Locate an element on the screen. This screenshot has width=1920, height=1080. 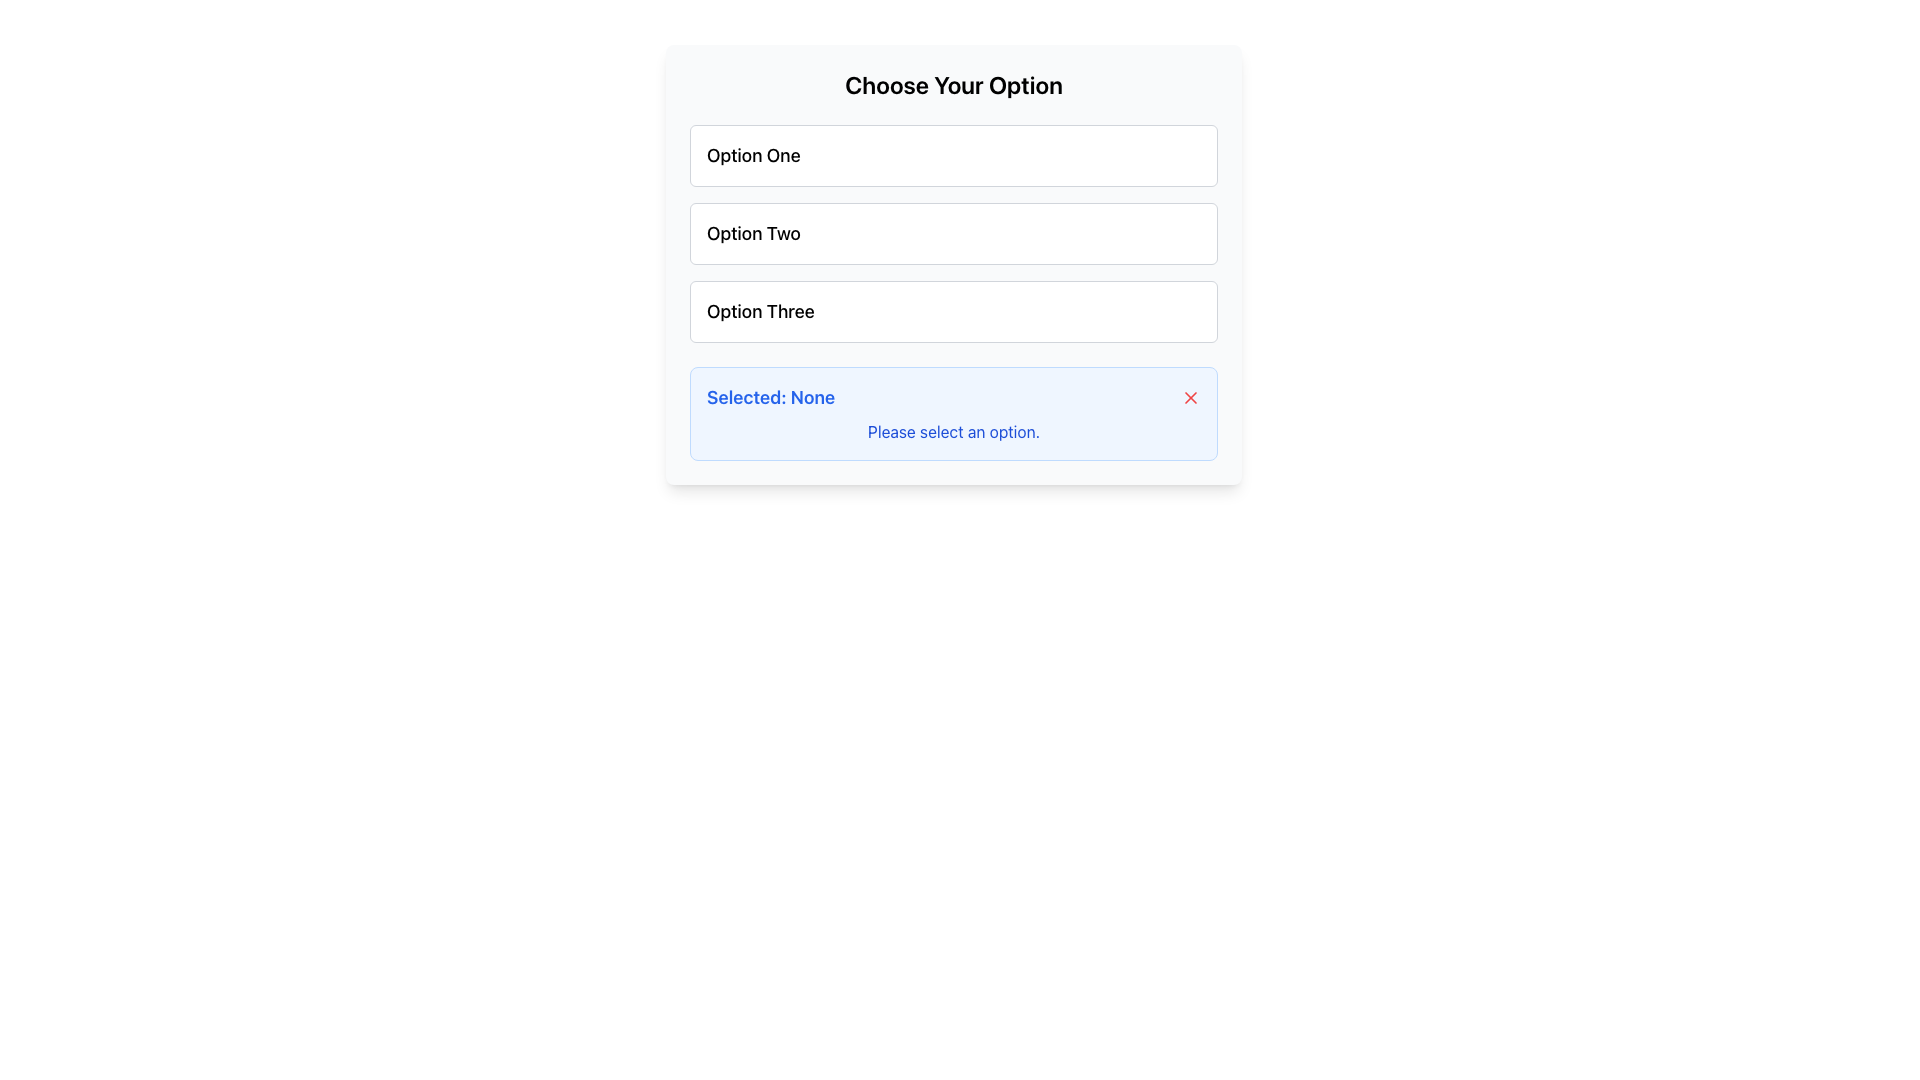
the text label displaying 'Option Three', which is in bold and large font, located in the third row of a vertical list of options is located at coordinates (759, 312).